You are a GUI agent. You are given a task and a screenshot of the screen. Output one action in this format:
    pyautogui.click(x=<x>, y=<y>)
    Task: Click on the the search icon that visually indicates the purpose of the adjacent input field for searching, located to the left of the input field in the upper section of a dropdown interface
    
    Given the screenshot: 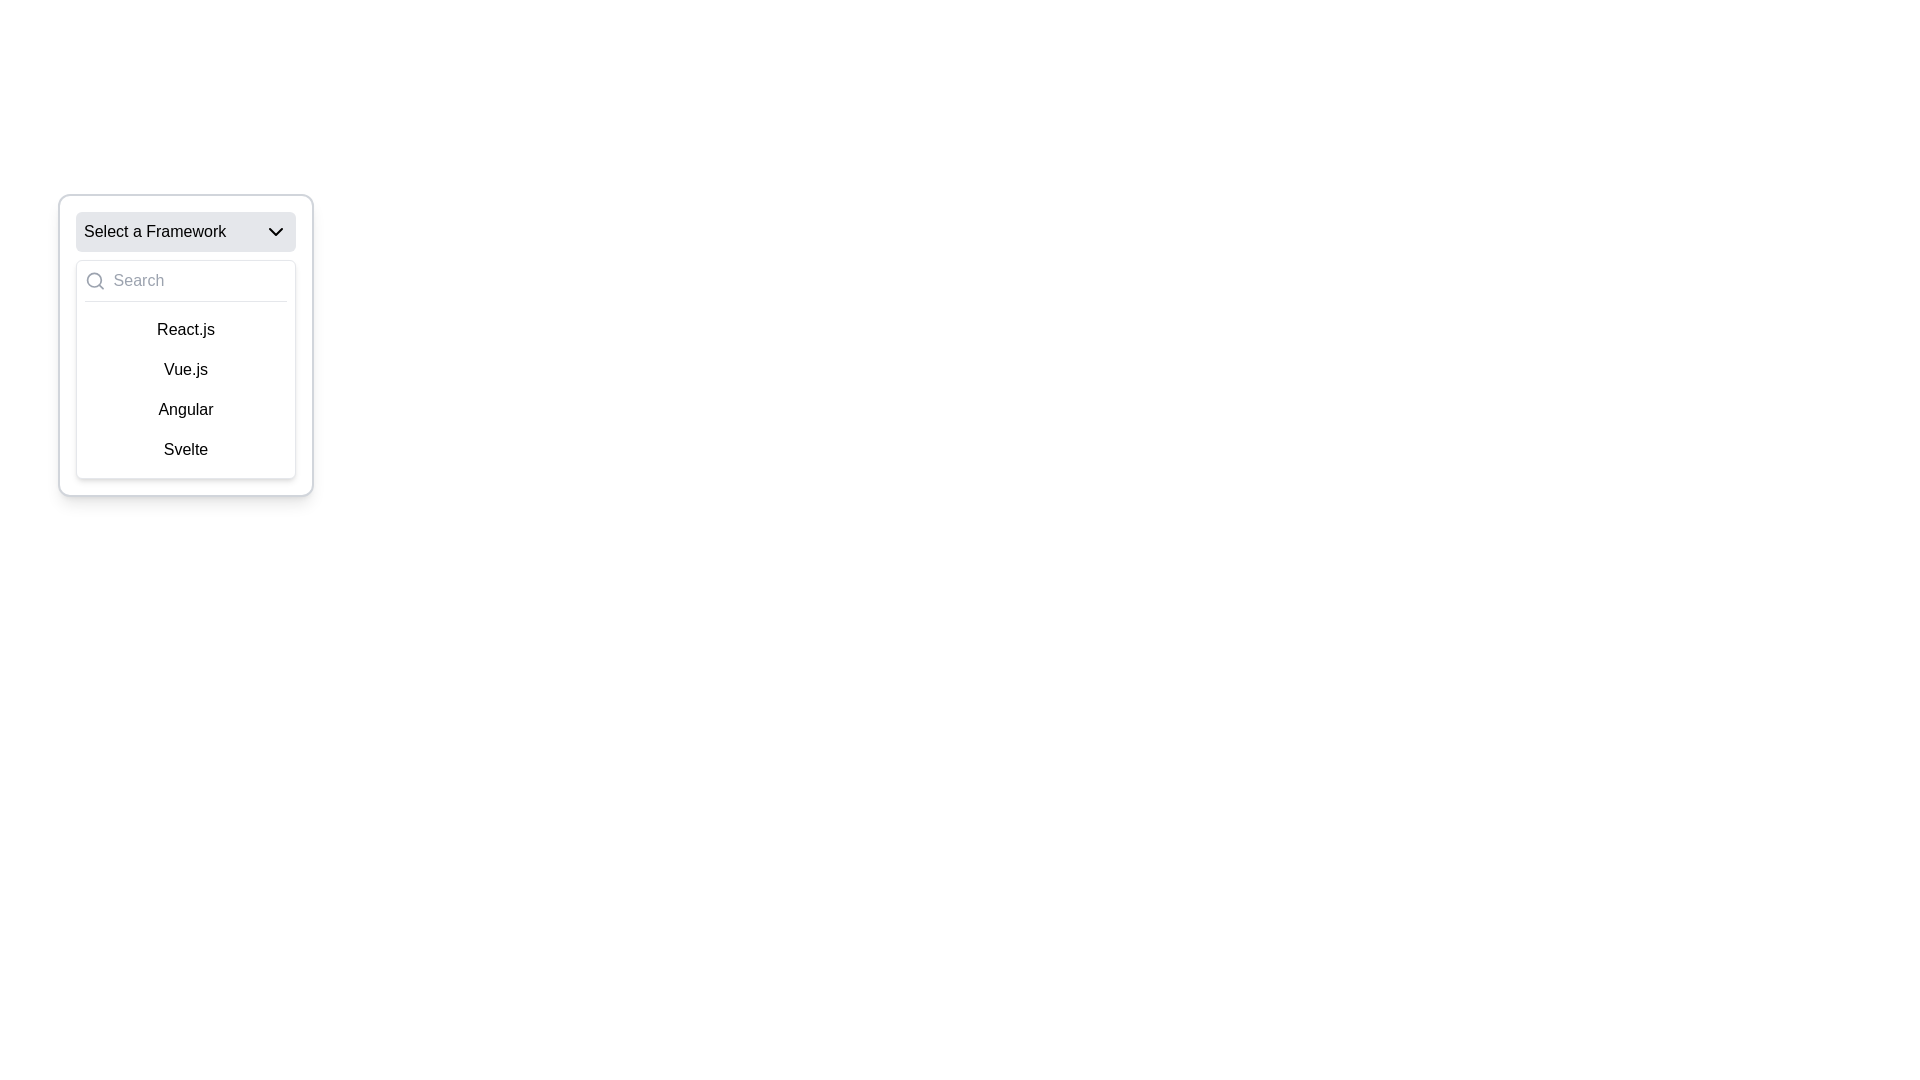 What is the action you would take?
    pyautogui.click(x=94, y=281)
    